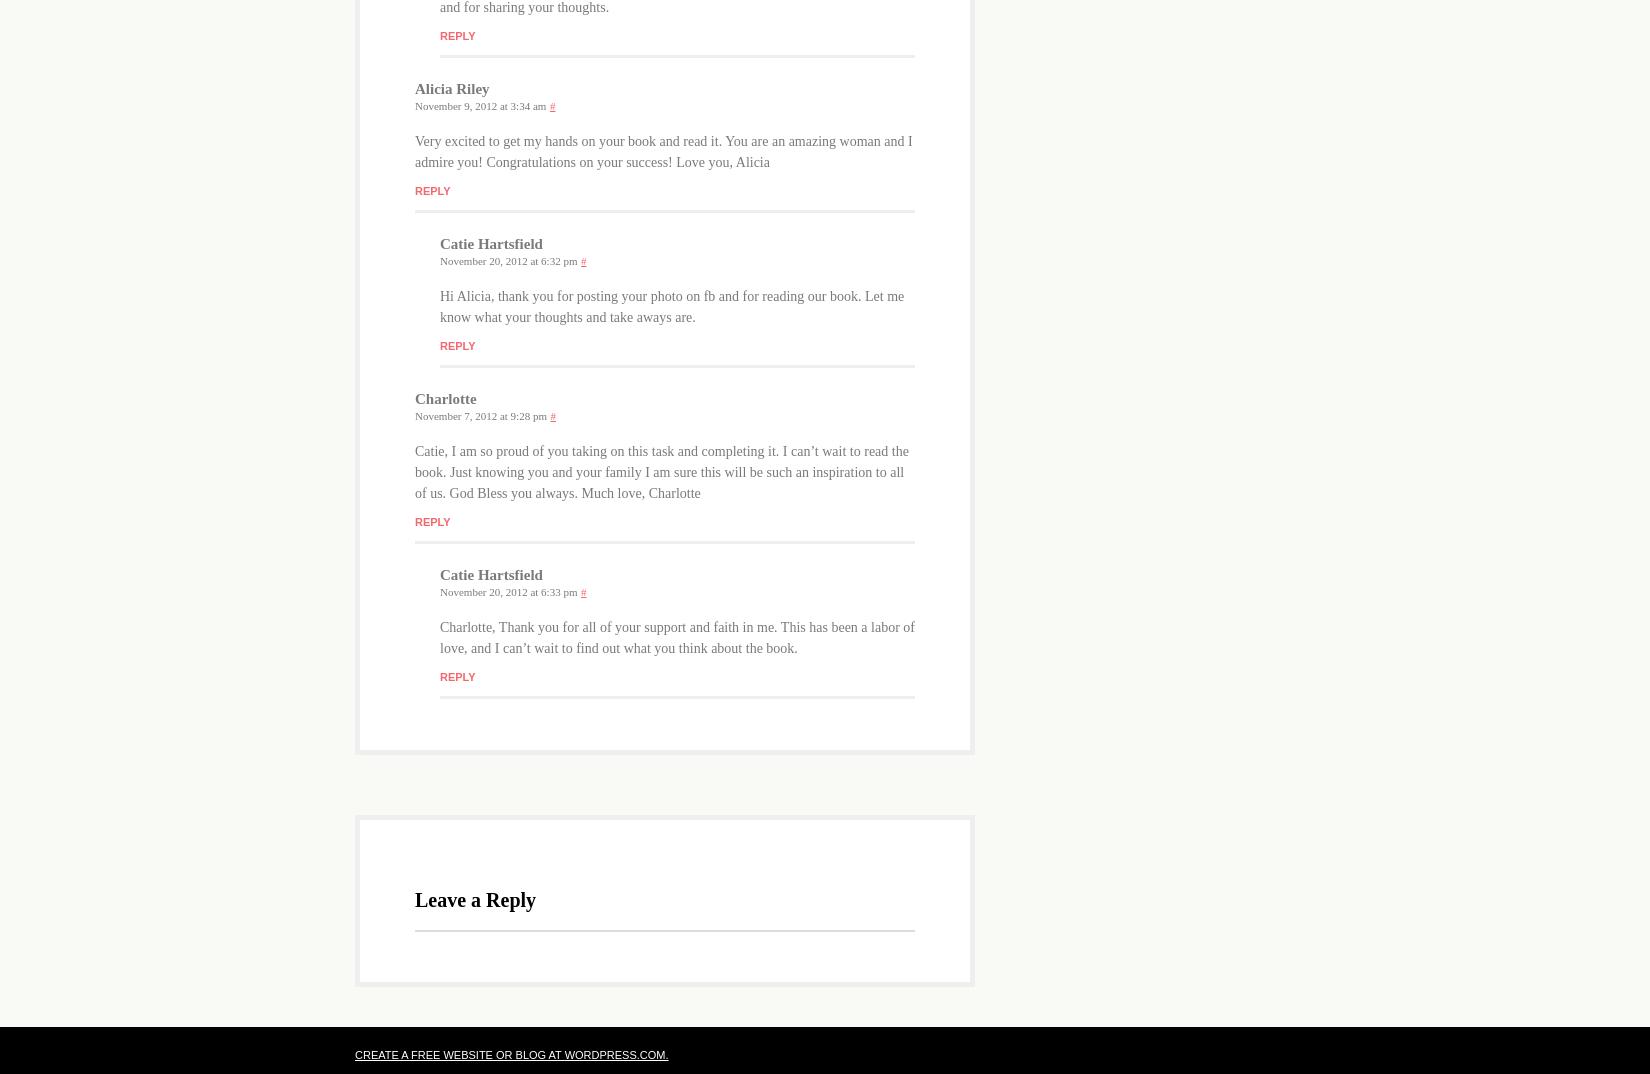 This screenshot has height=1074, width=1650. What do you see at coordinates (479, 106) in the screenshot?
I see `'November 9, 2012 at 3:34 am'` at bounding box center [479, 106].